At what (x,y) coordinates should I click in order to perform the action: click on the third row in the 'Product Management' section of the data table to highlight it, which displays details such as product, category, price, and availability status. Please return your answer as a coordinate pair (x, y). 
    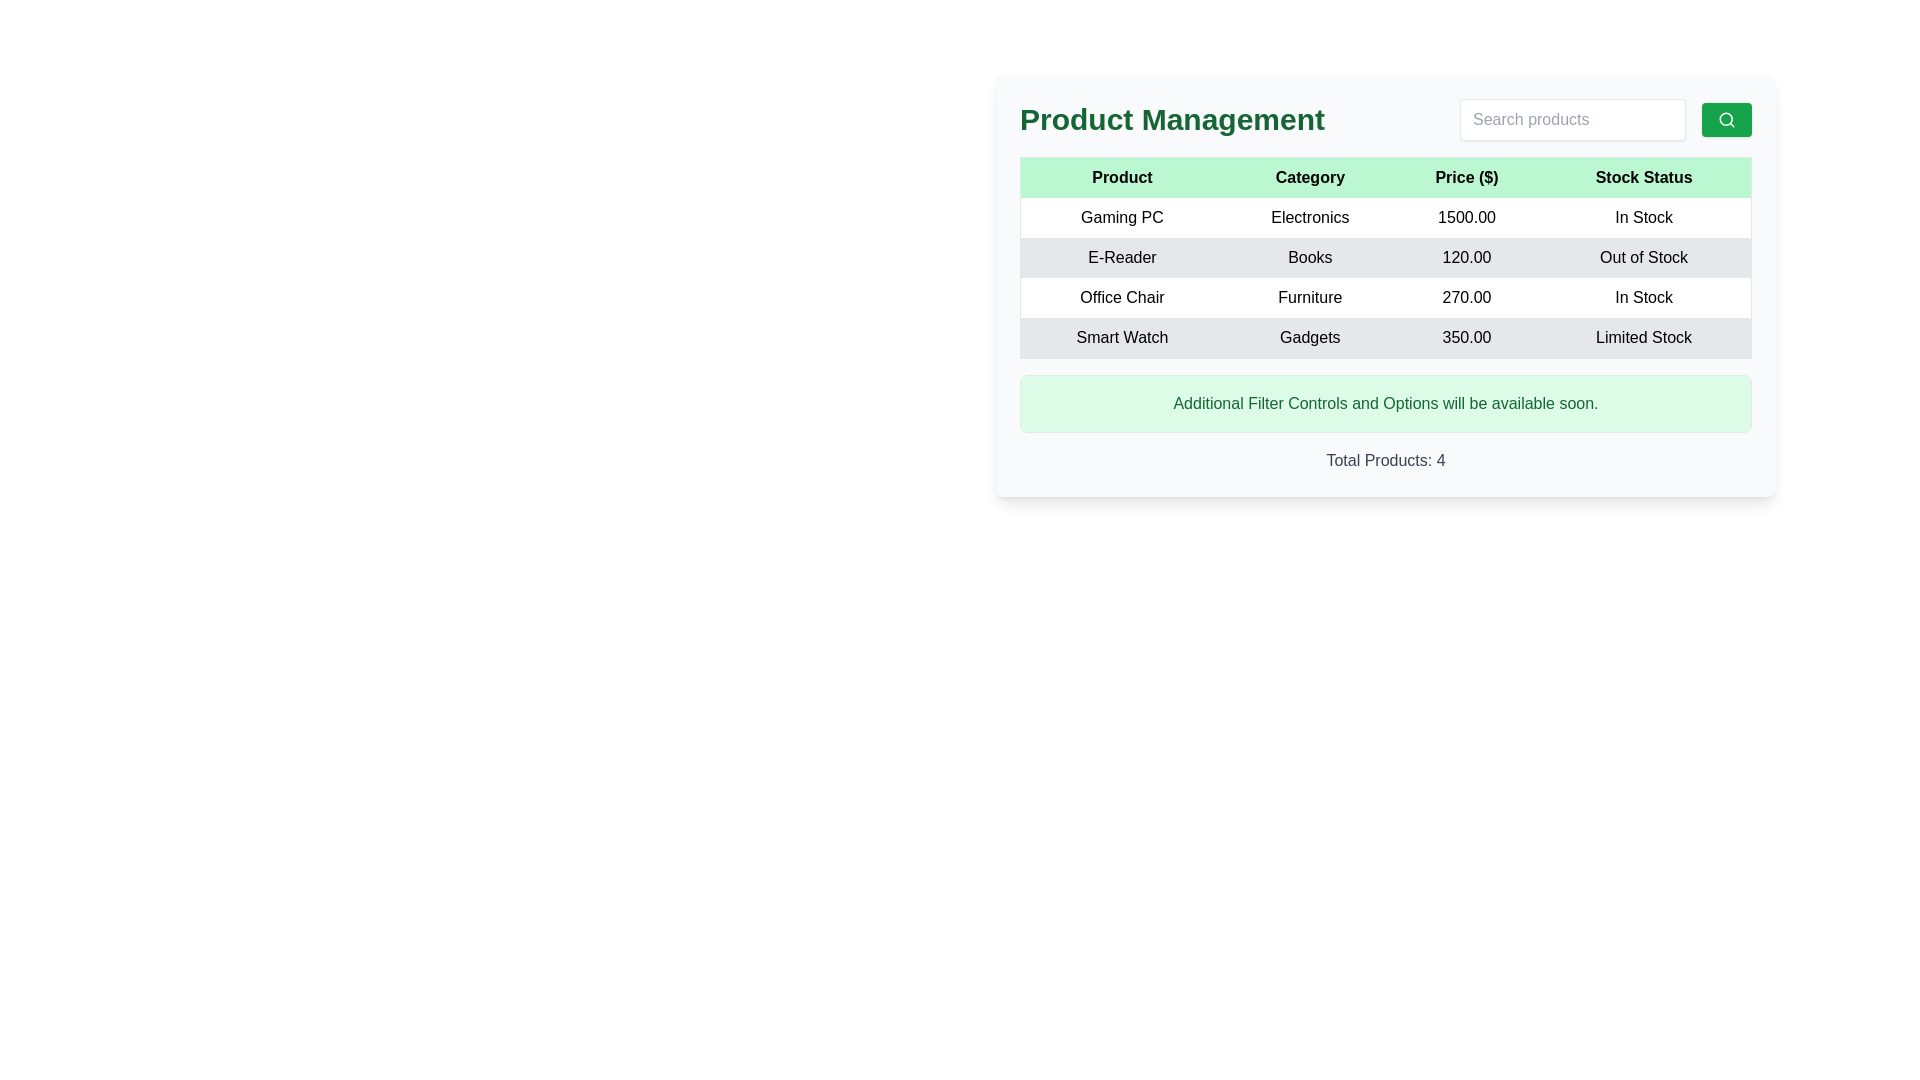
    Looking at the image, I should click on (1385, 297).